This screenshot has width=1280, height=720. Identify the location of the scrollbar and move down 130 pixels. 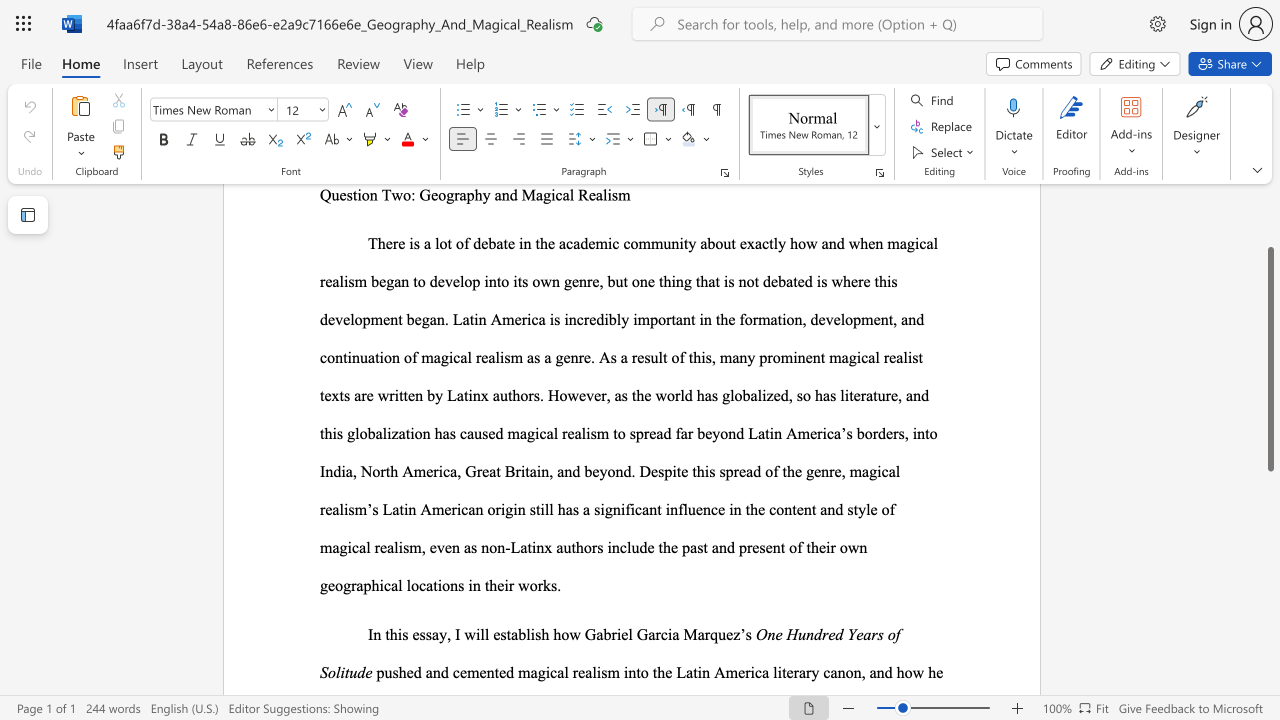
(1269, 358).